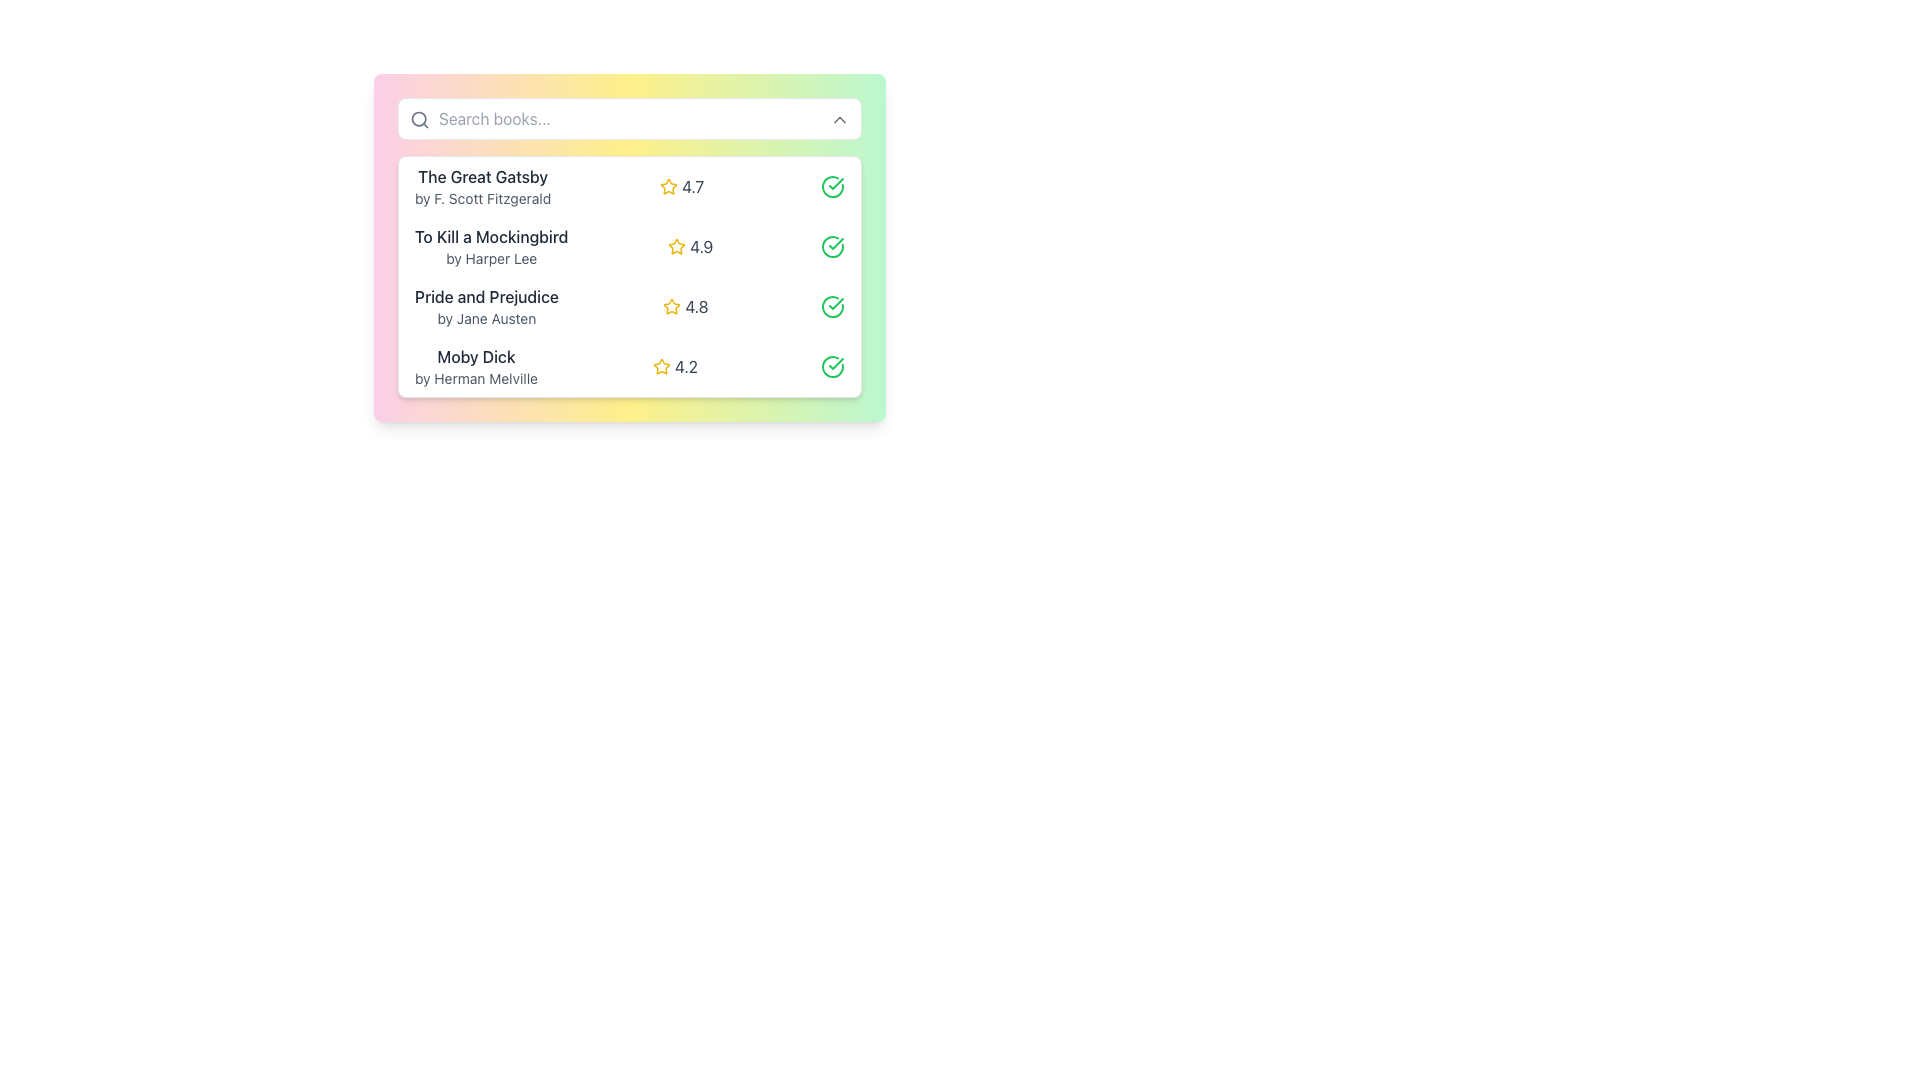  I want to click on the text label displaying the rating value '4.7' located to the right of the yellow star icon in the list item for 'The Great Gatsby', so click(693, 186).